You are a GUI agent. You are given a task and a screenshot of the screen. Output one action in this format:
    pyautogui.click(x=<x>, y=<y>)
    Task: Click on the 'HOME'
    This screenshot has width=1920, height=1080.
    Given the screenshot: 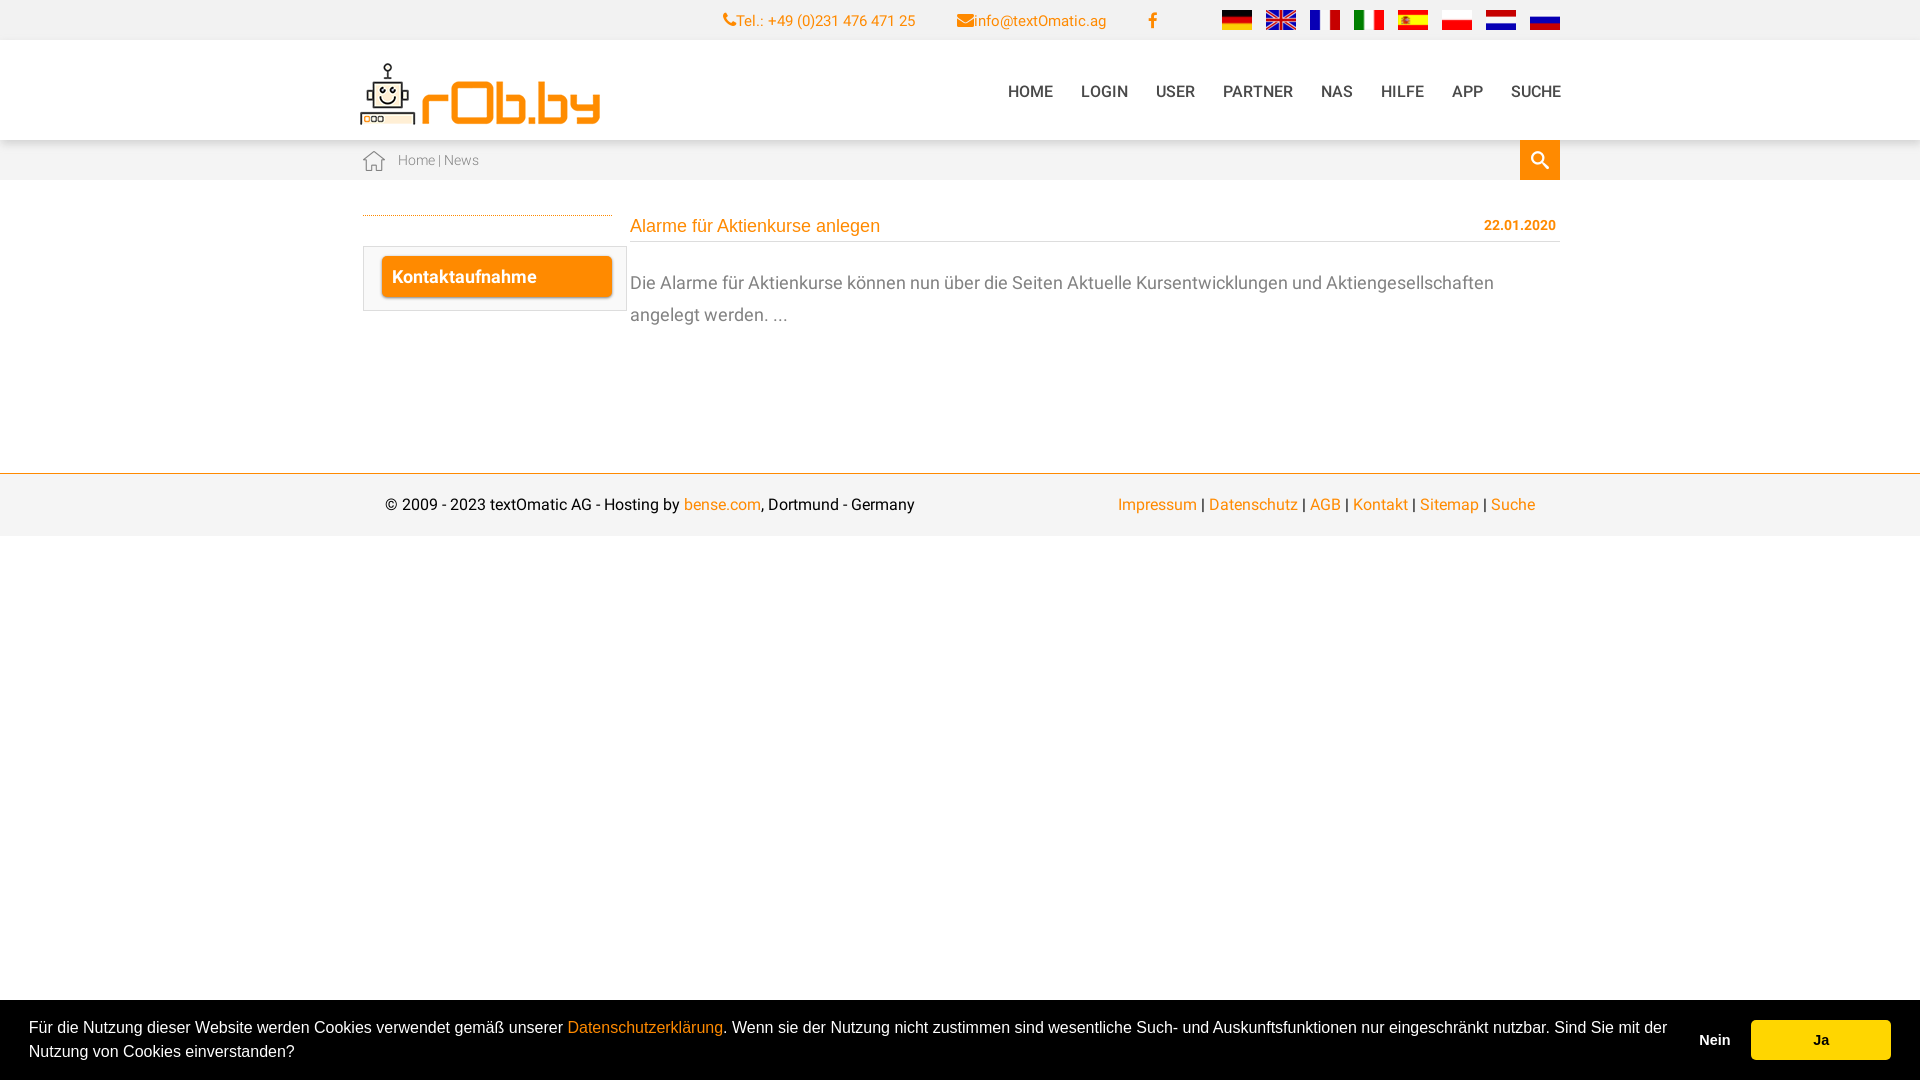 What is the action you would take?
    pyautogui.click(x=1030, y=91)
    